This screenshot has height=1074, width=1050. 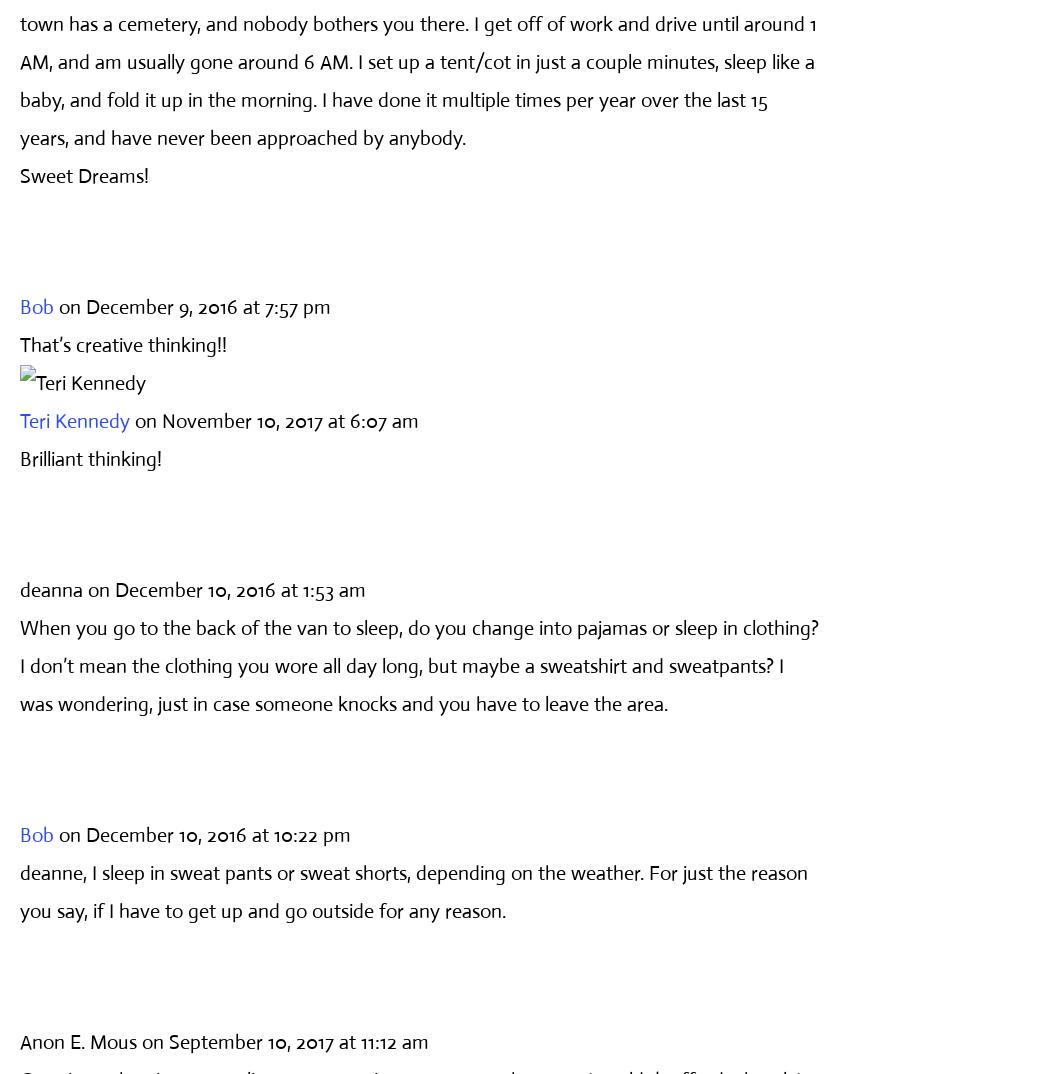 What do you see at coordinates (50, 588) in the screenshot?
I see `'deanna'` at bounding box center [50, 588].